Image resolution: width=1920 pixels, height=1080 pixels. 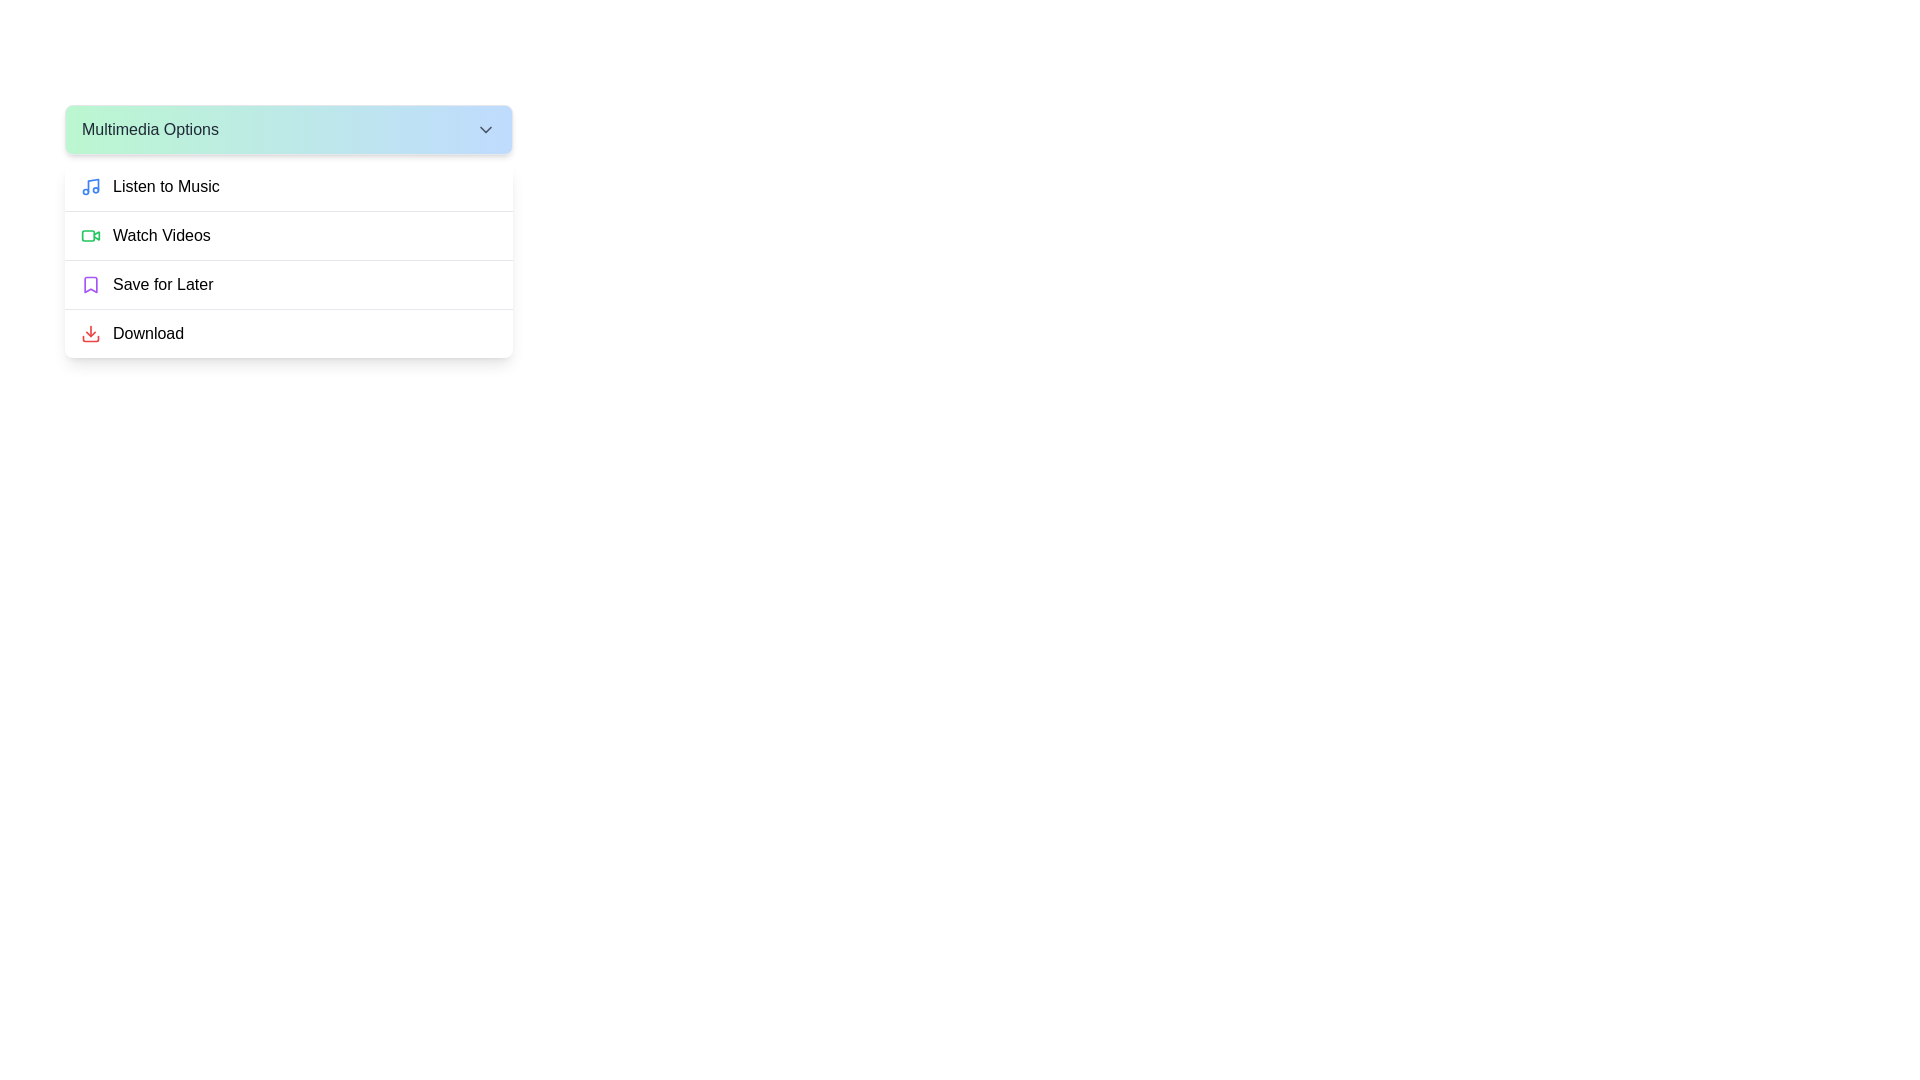 What do you see at coordinates (90, 285) in the screenshot?
I see `the 'Save for Later' icon located in the dropdown menu to interact with its associated functionality` at bounding box center [90, 285].